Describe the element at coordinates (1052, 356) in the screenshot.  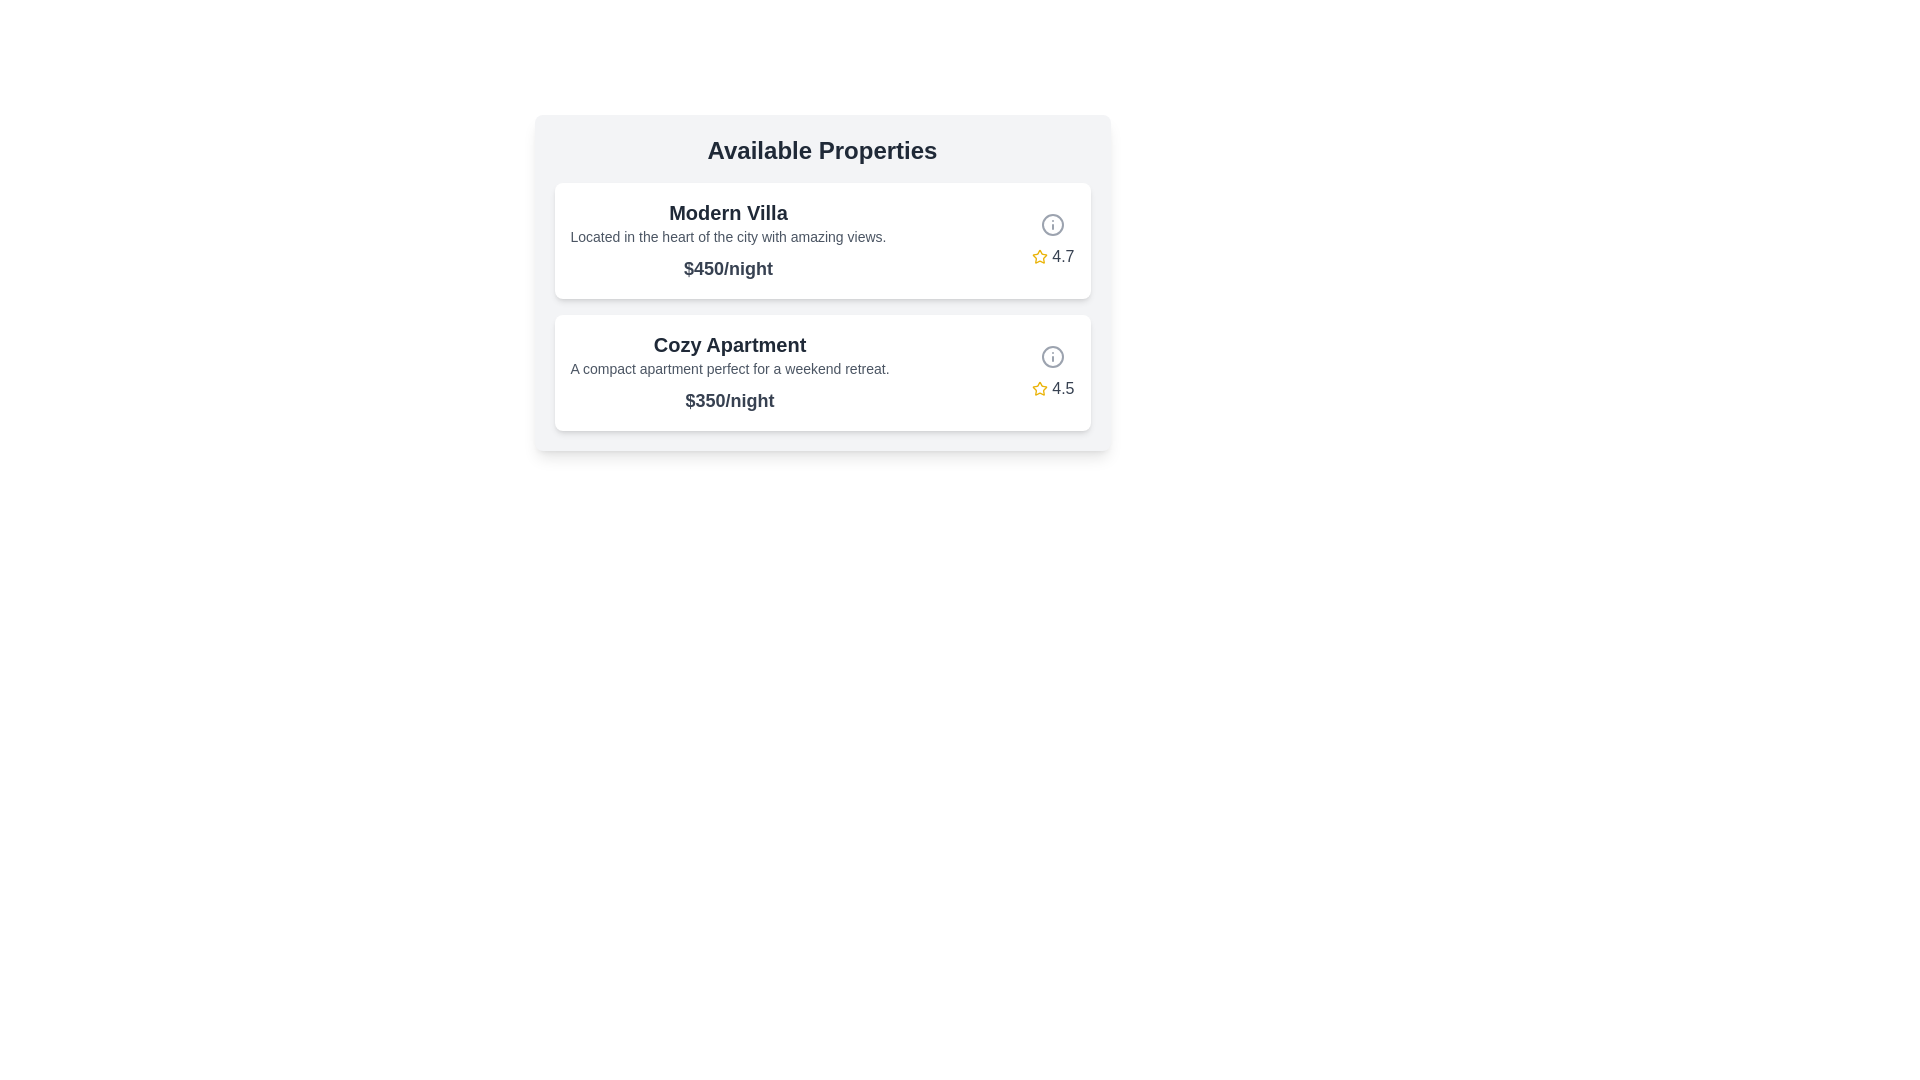
I see `the circular information icon associated with the 'Cozy Apartment' property` at that location.